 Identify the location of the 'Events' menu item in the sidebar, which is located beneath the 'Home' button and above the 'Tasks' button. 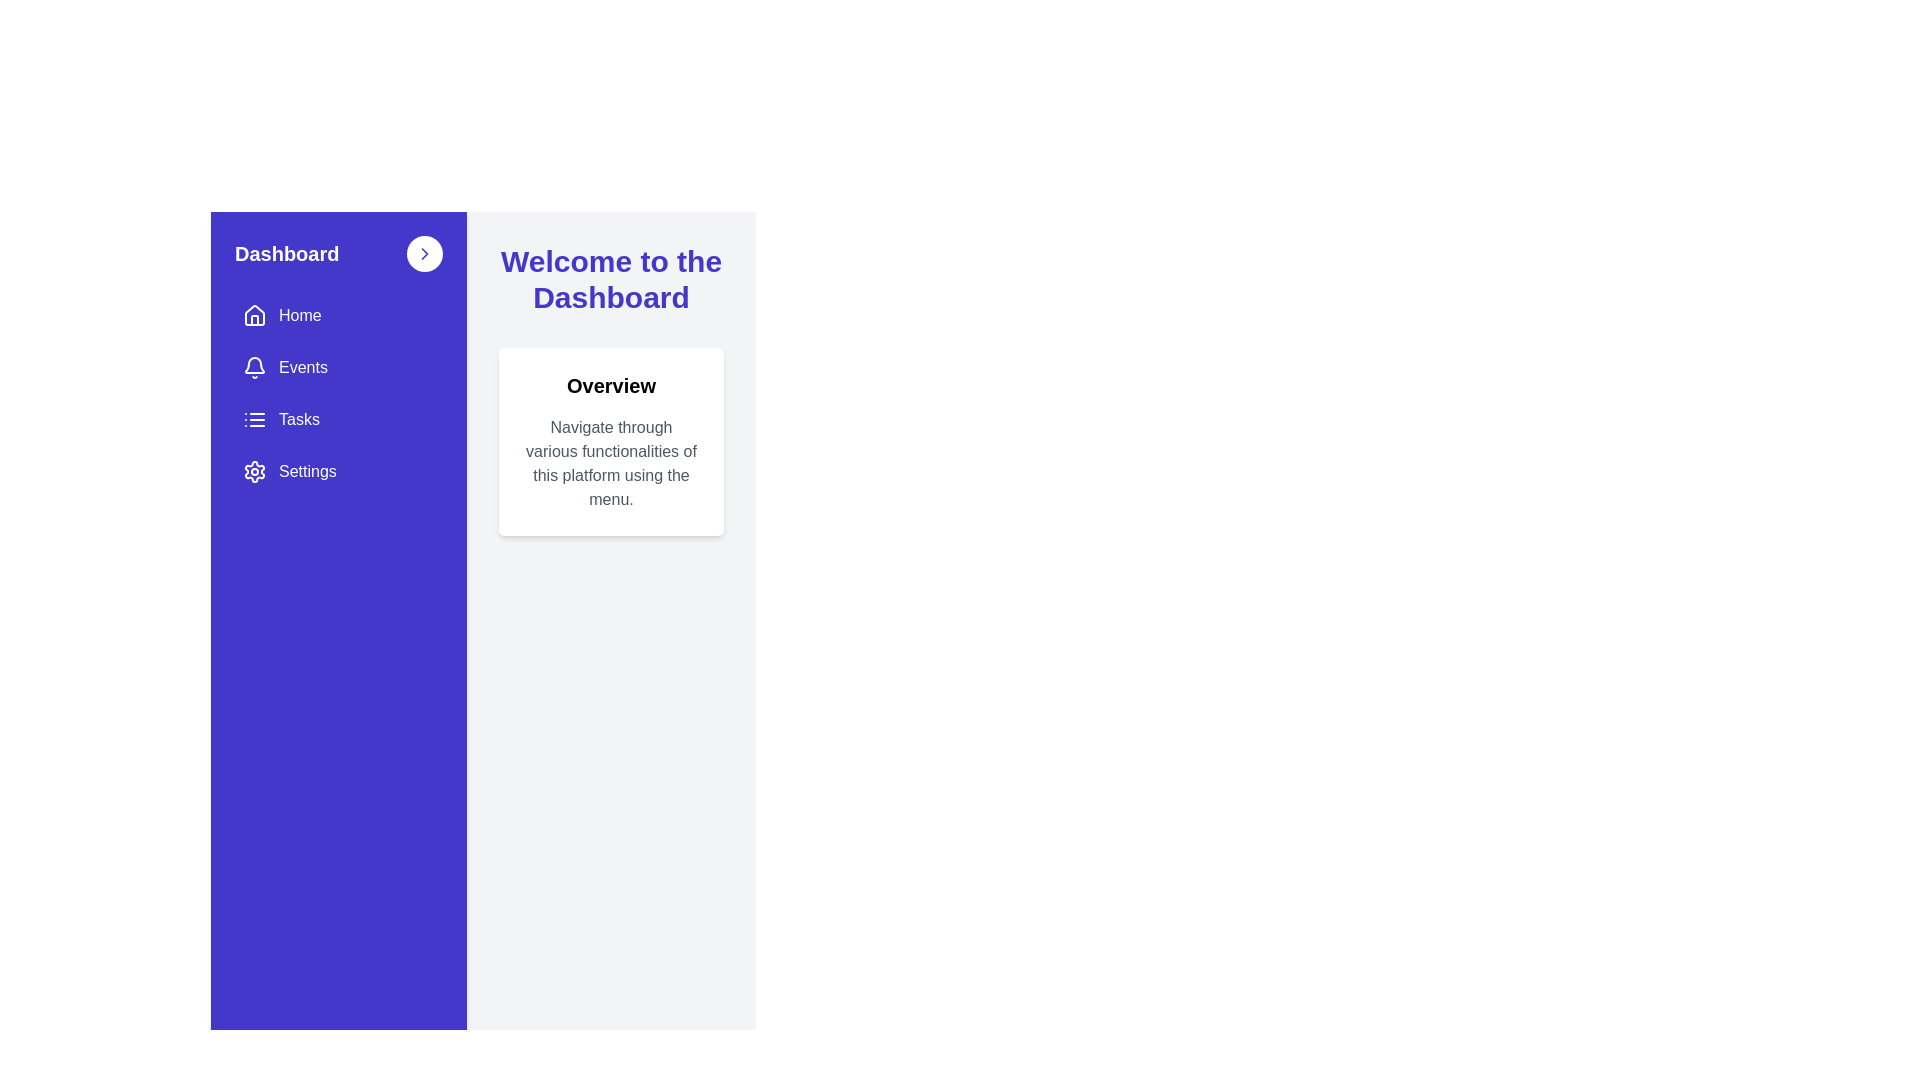
(302, 367).